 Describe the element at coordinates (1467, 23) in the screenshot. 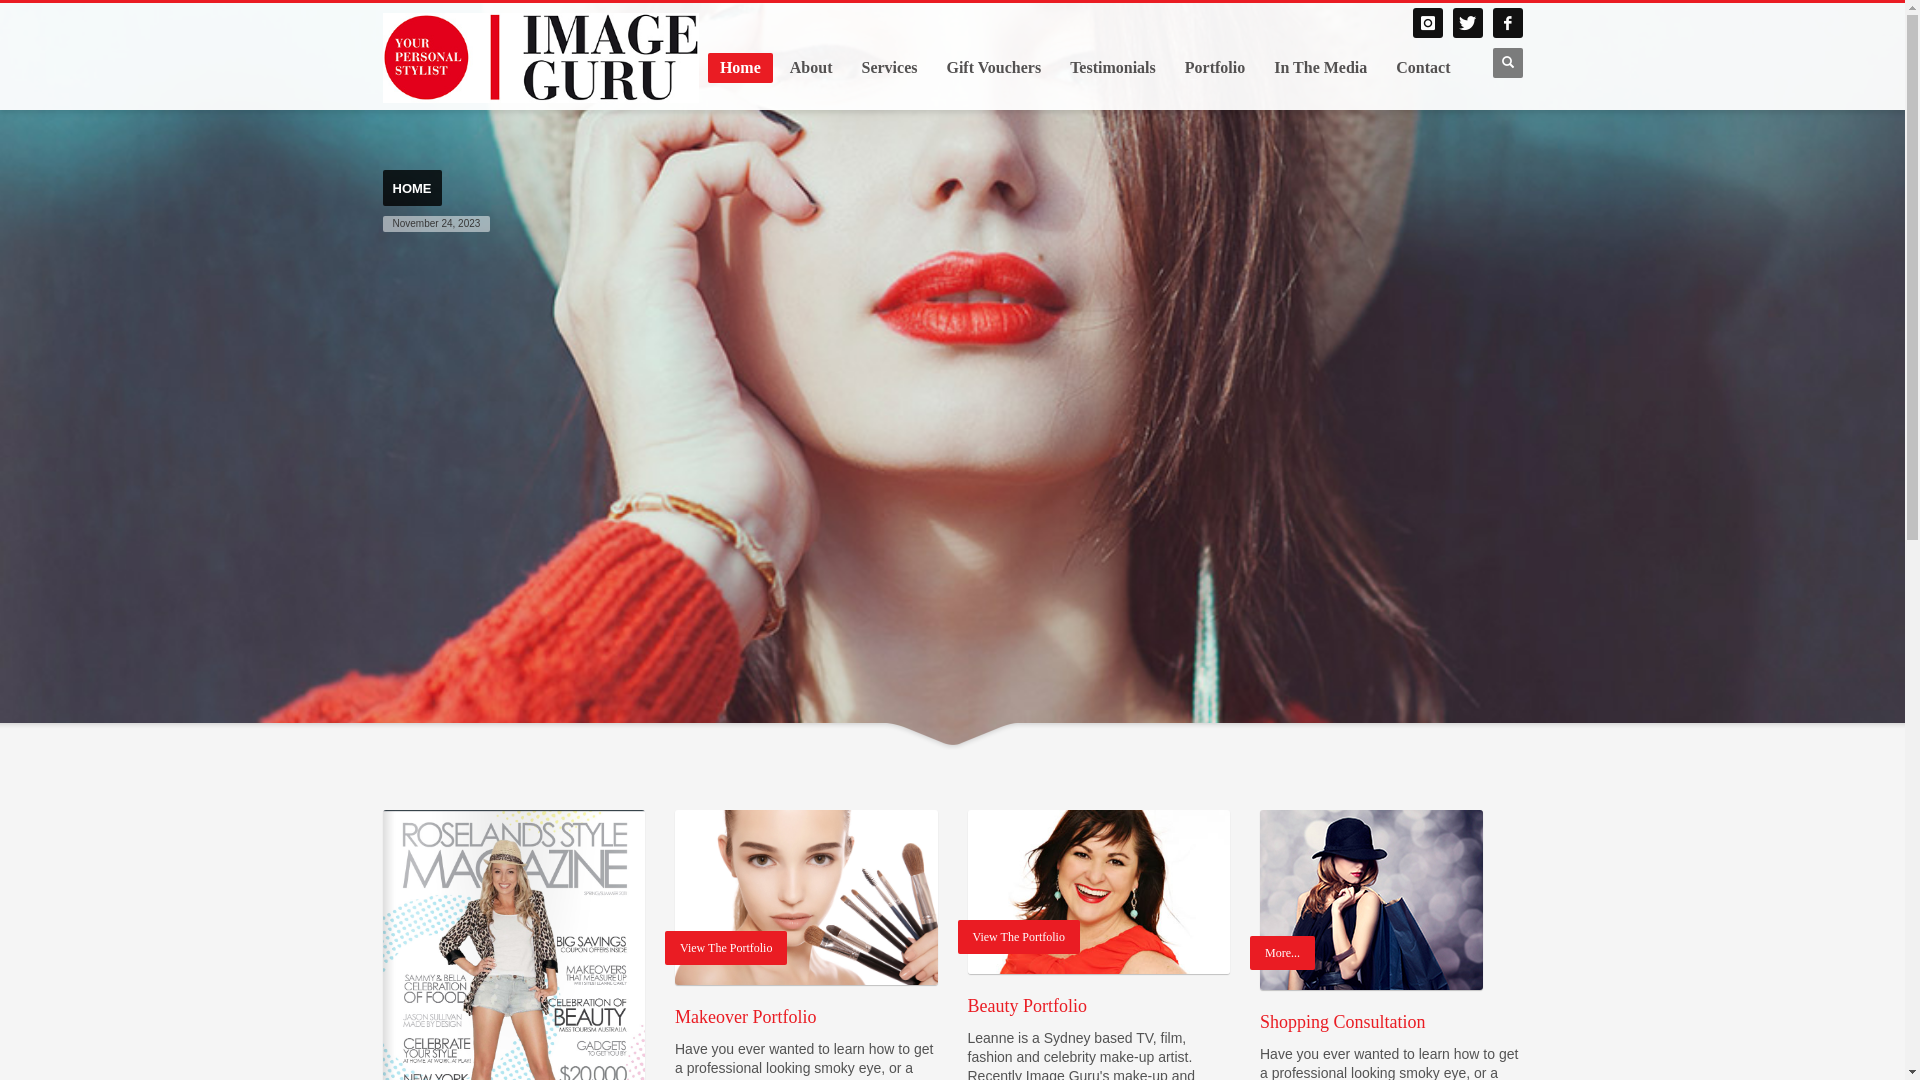

I see `'Twitter'` at that location.